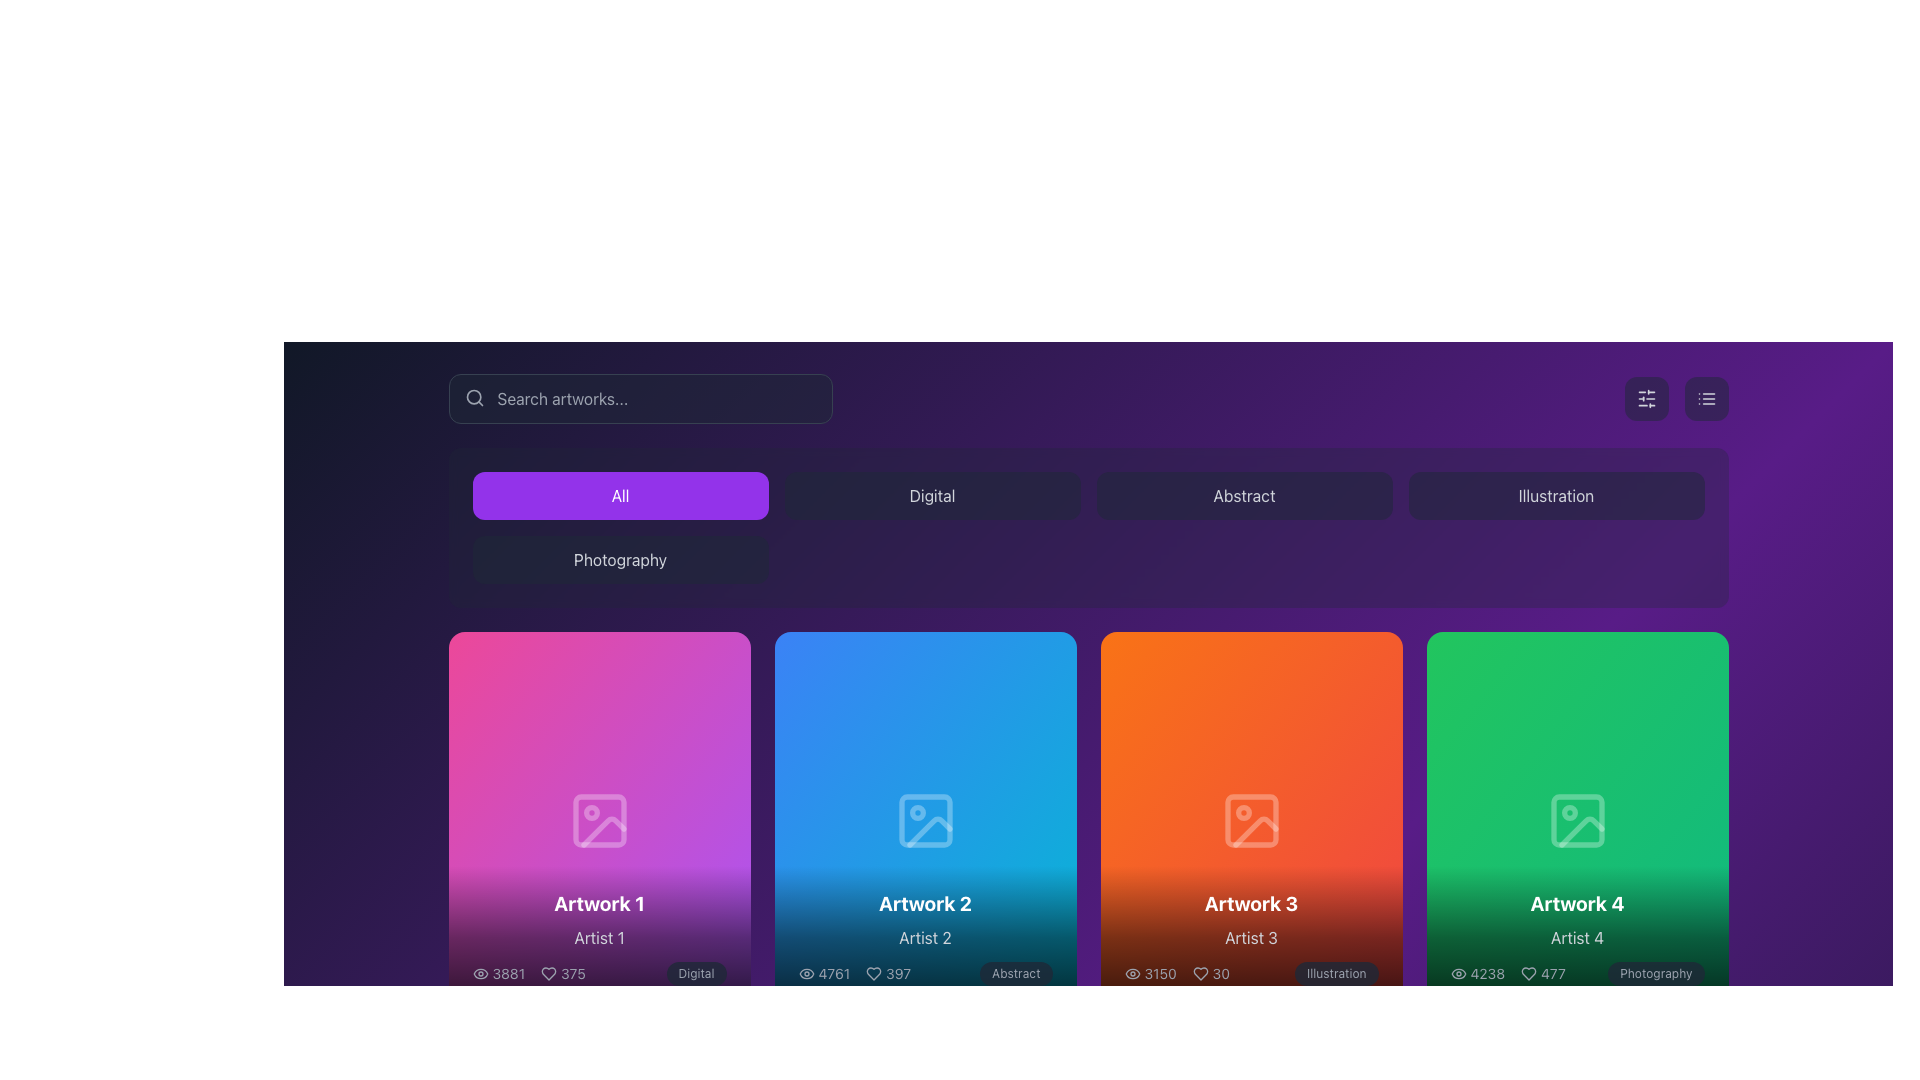 Image resolution: width=1920 pixels, height=1080 pixels. Describe the element at coordinates (924, 903) in the screenshot. I see `text content of the title label 'Artwork 2' located below the image icon in the second card of the grid` at that location.